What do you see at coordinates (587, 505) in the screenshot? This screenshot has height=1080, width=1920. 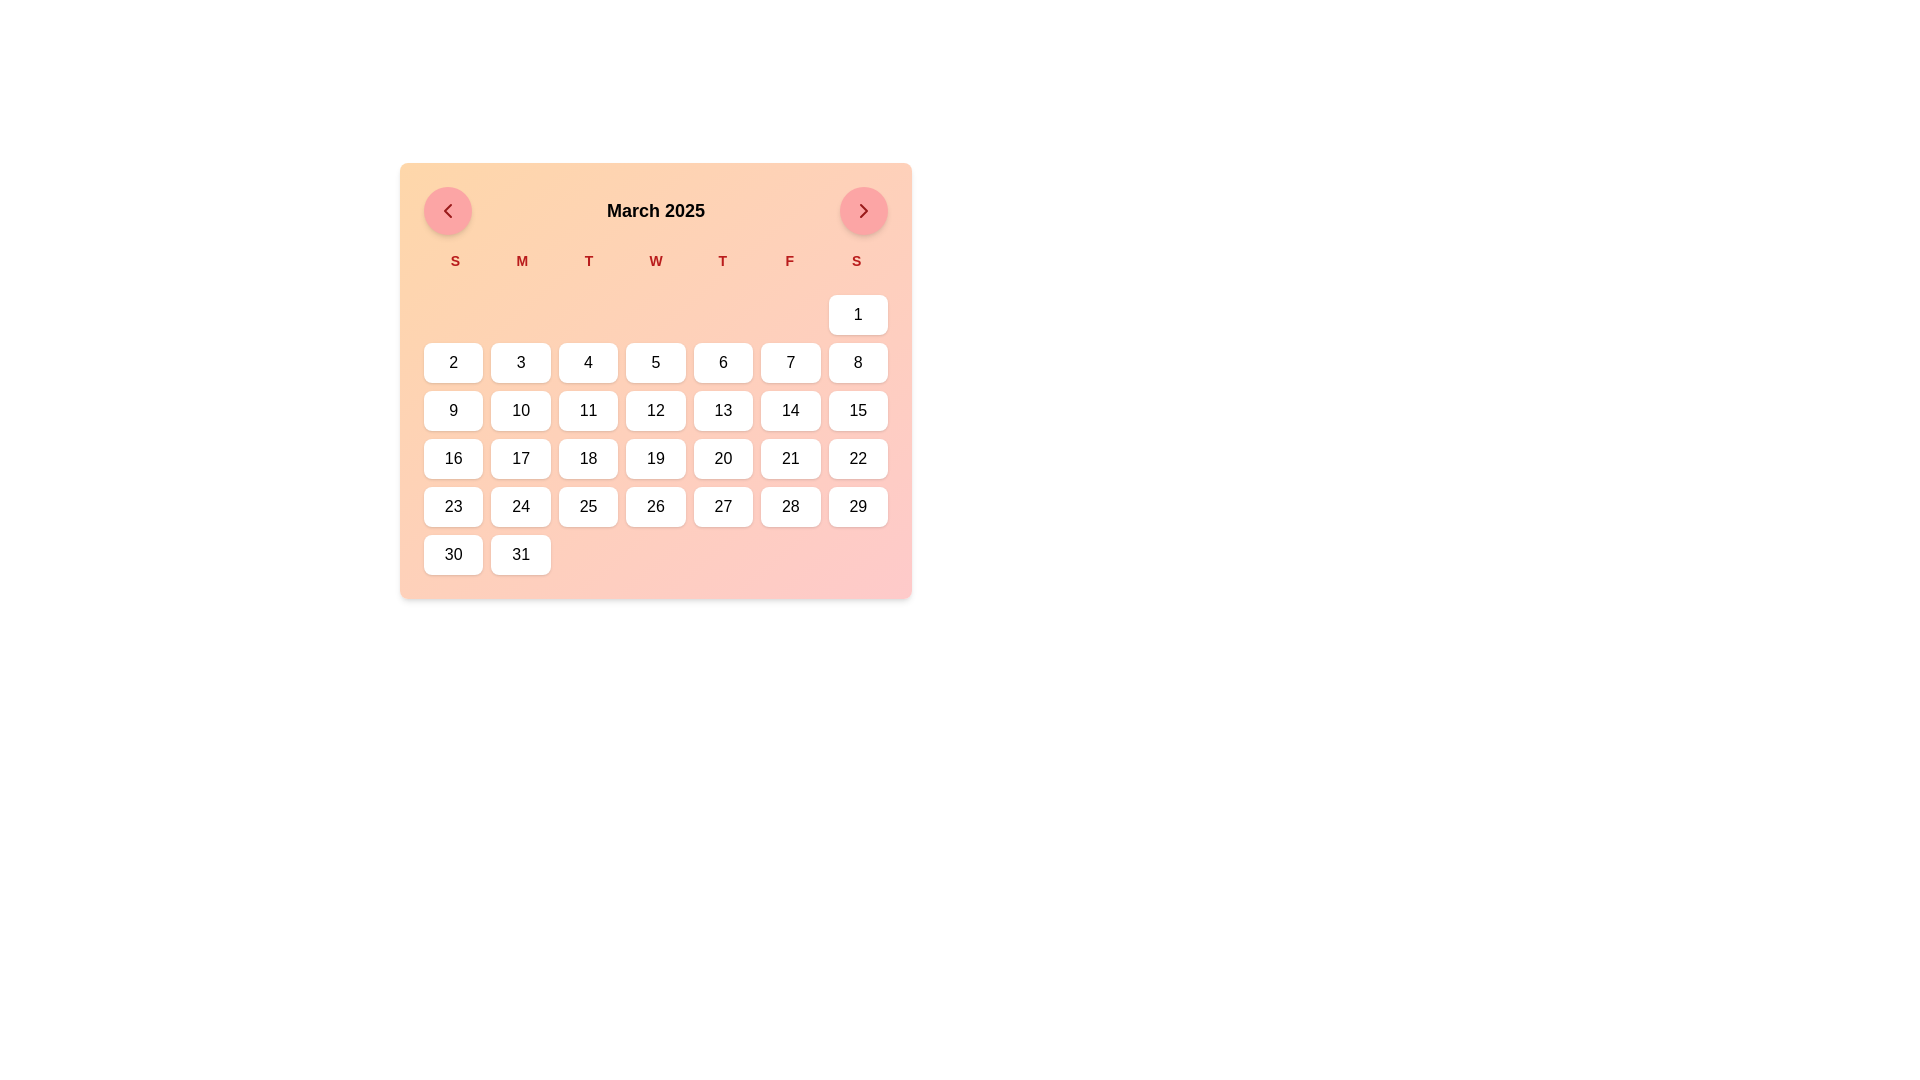 I see `the date selection button in the calendar view, which is the fourth element in the fifth row of a grid layout, surrounded by the numbers '24' and '26'` at bounding box center [587, 505].